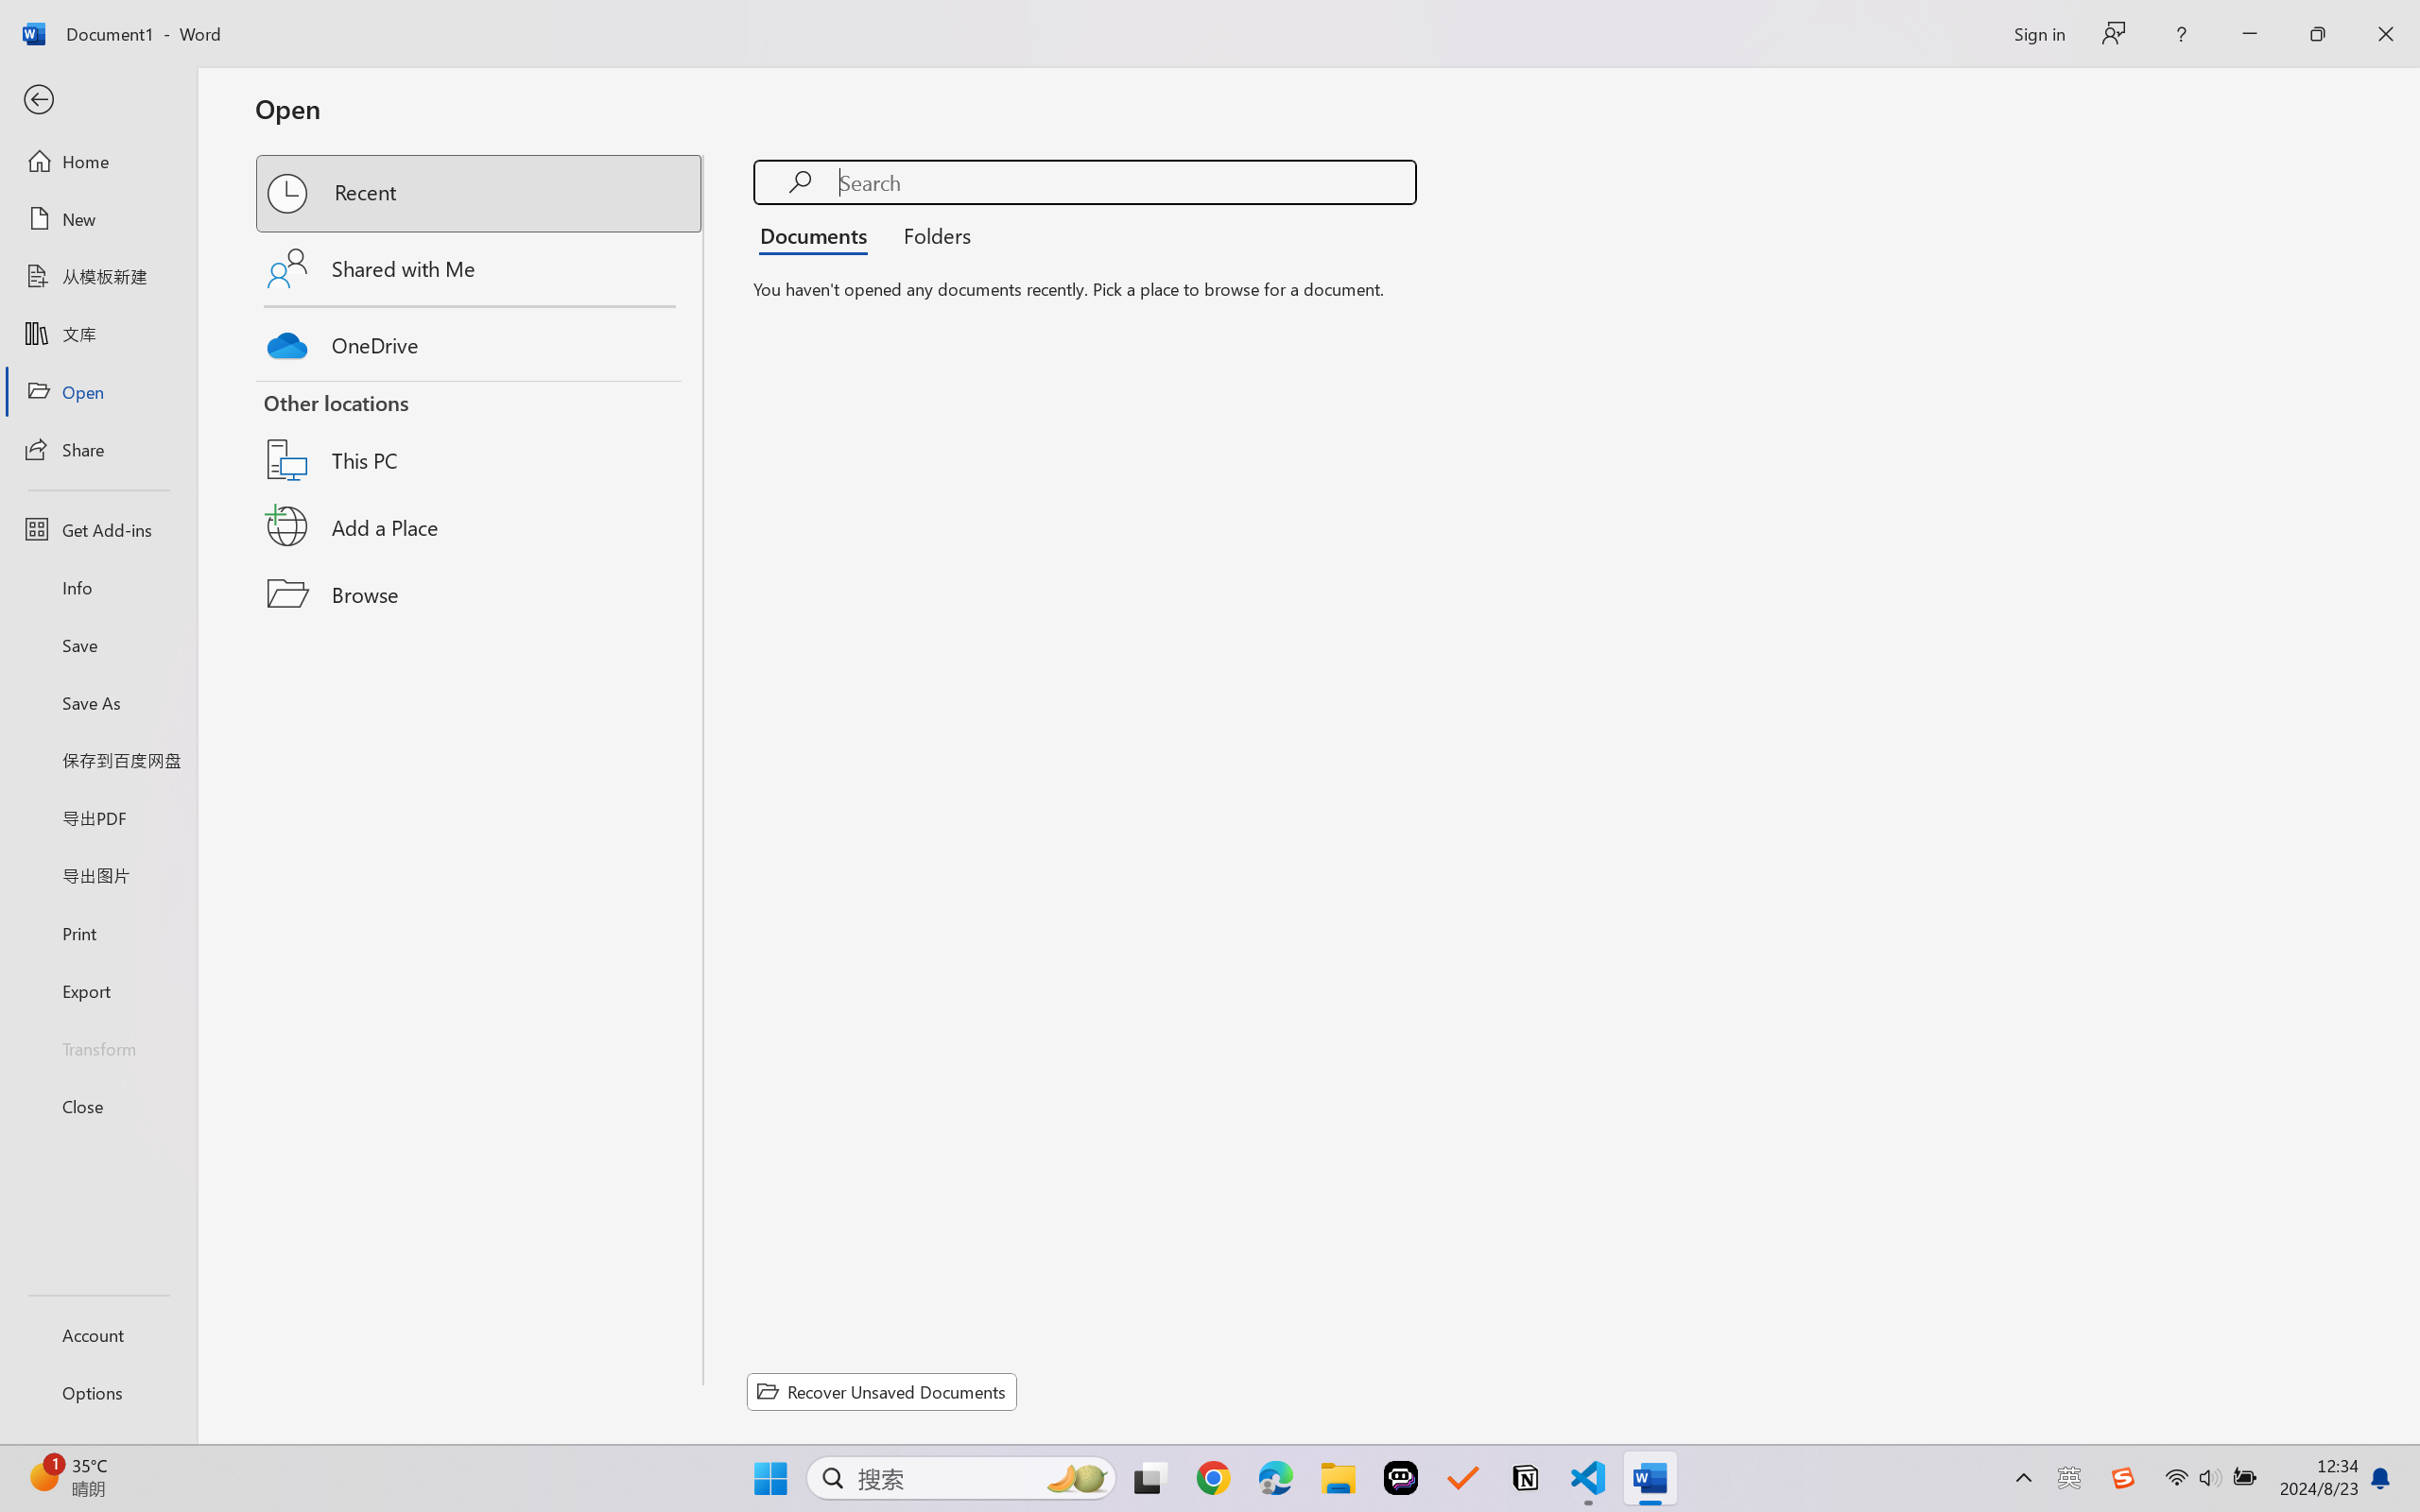 The image size is (2420, 1512). I want to click on 'Print', so click(97, 933).